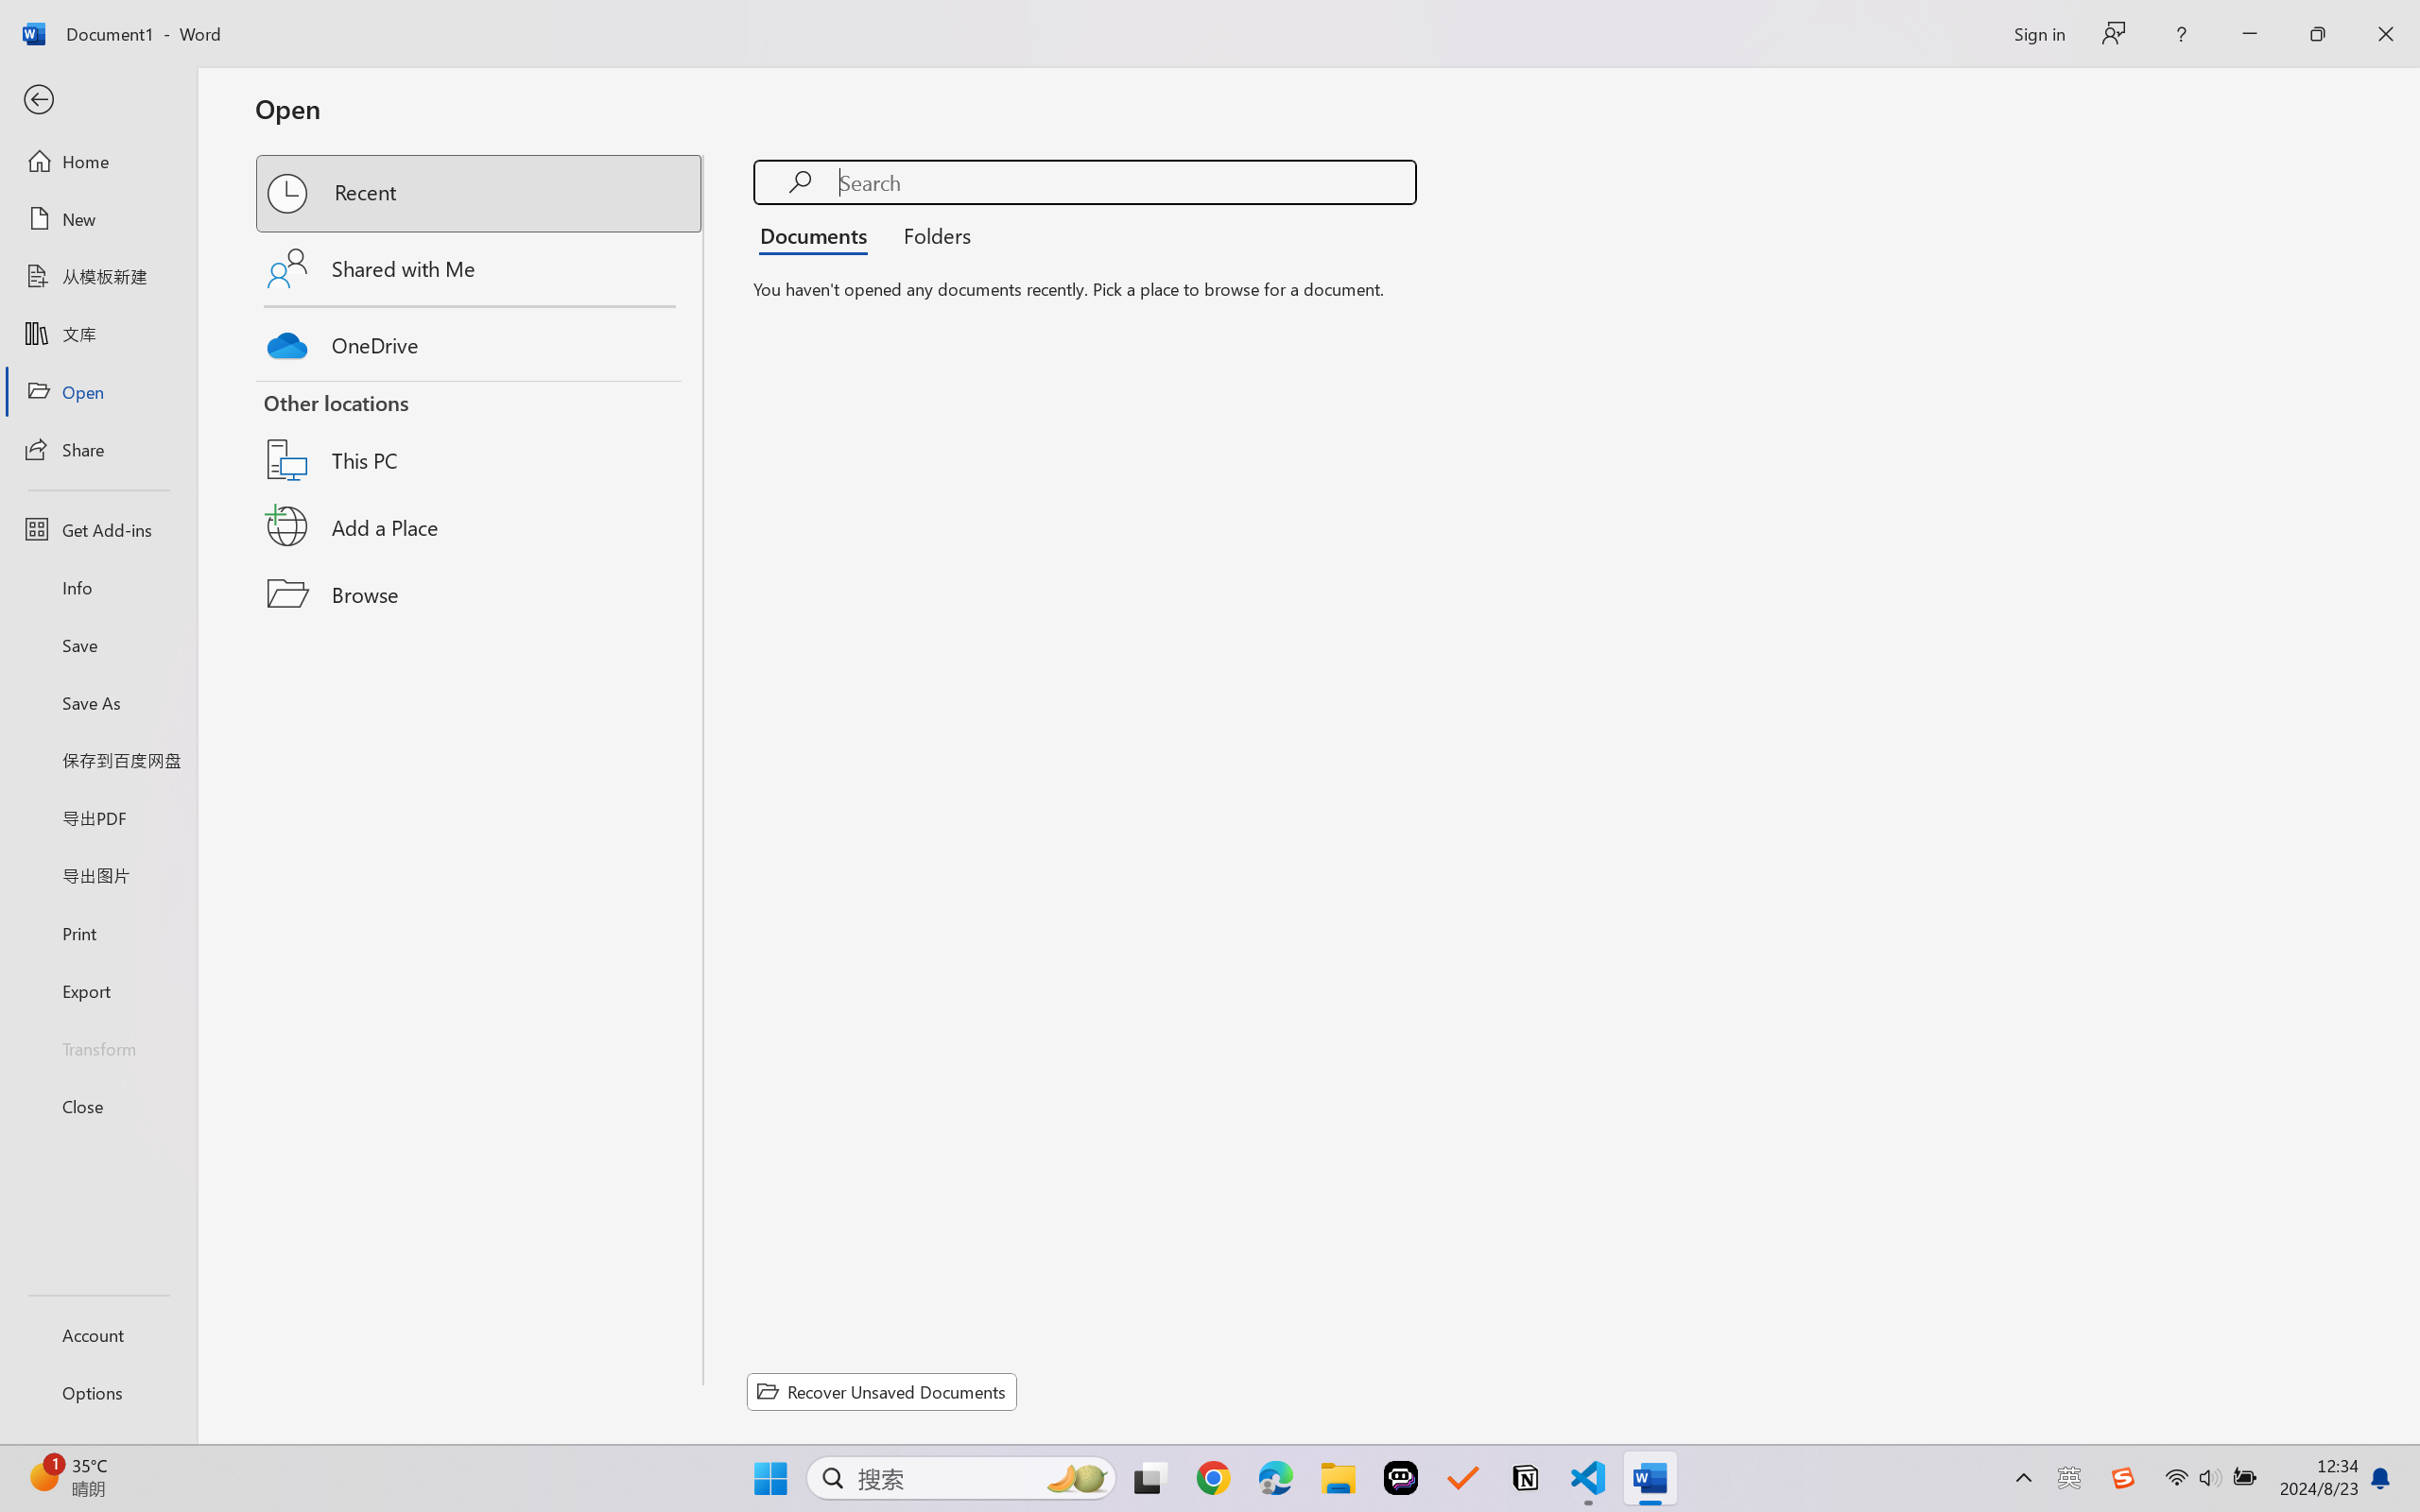 The image size is (2420, 1512). I want to click on 'Print', so click(97, 933).